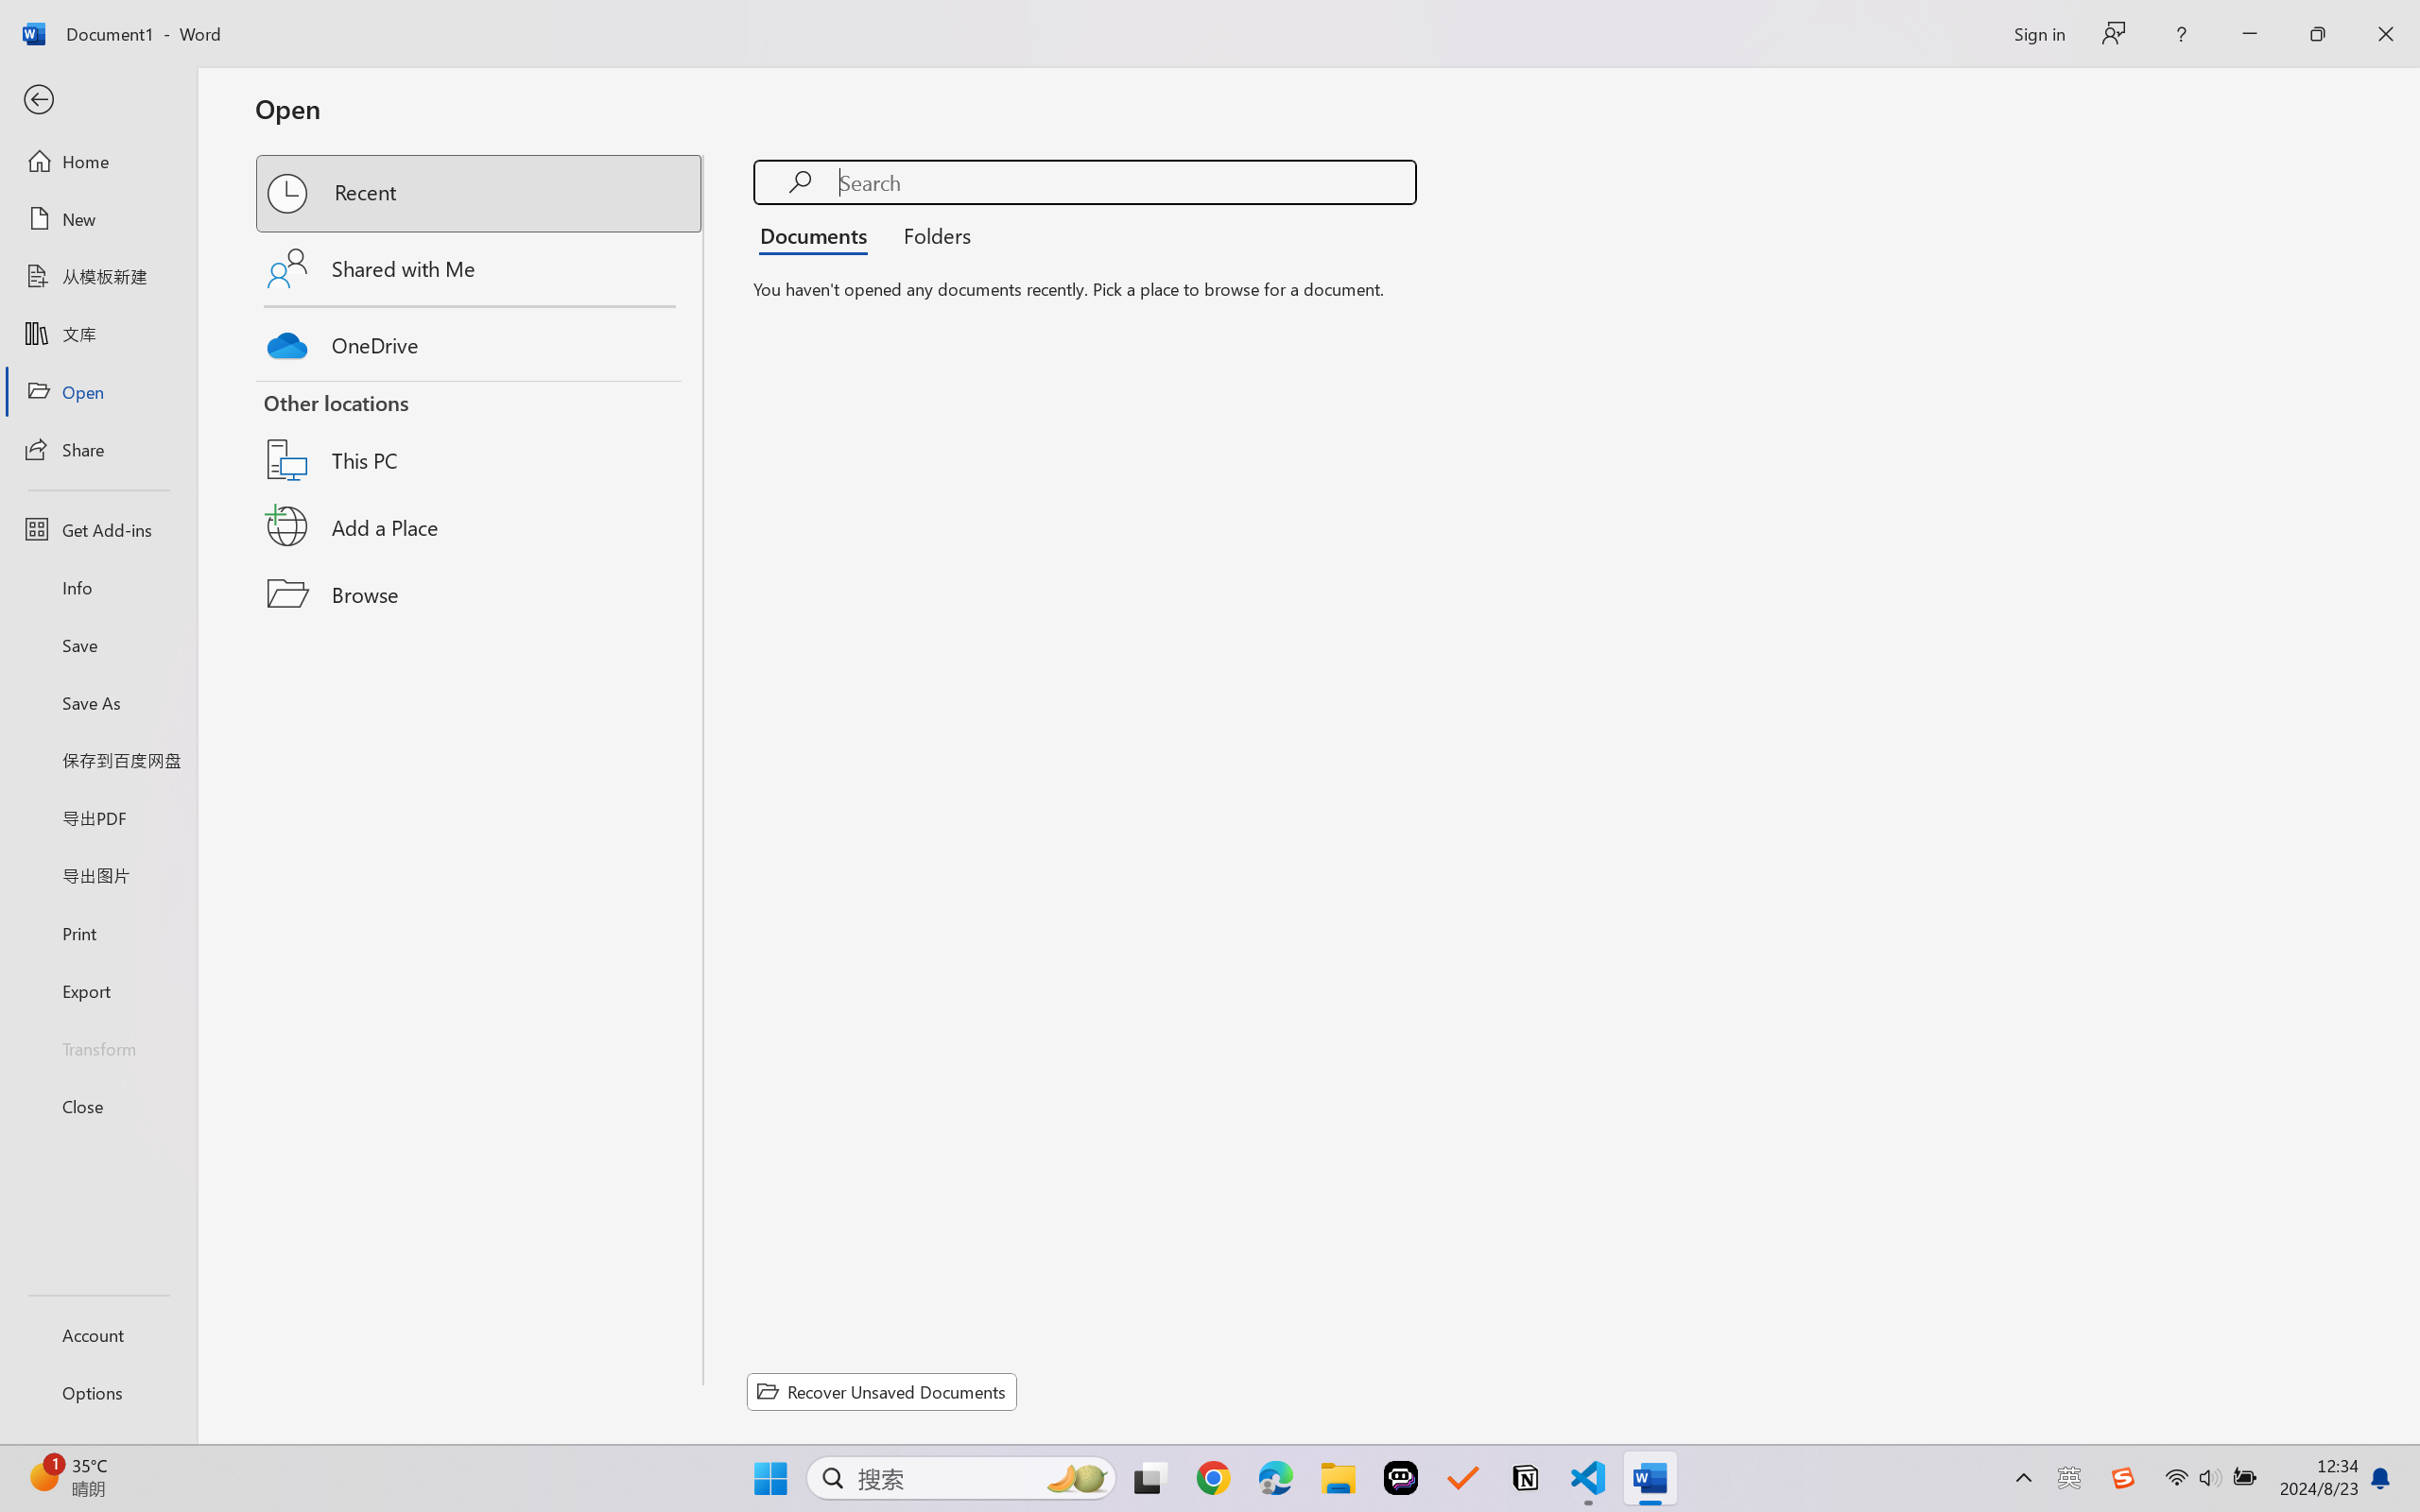 The image size is (2420, 1512). I want to click on 'Print', so click(97, 933).